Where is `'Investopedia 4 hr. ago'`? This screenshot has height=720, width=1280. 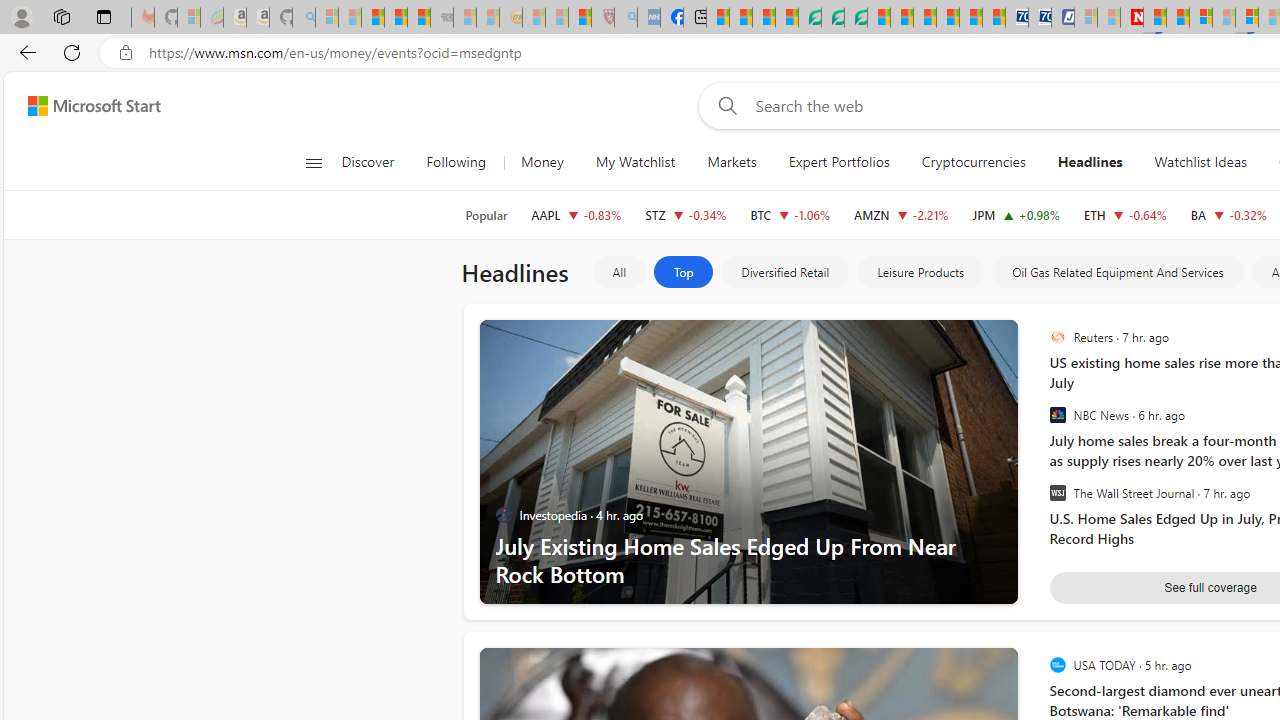
'Investopedia 4 hr. ago' is located at coordinates (580, 514).